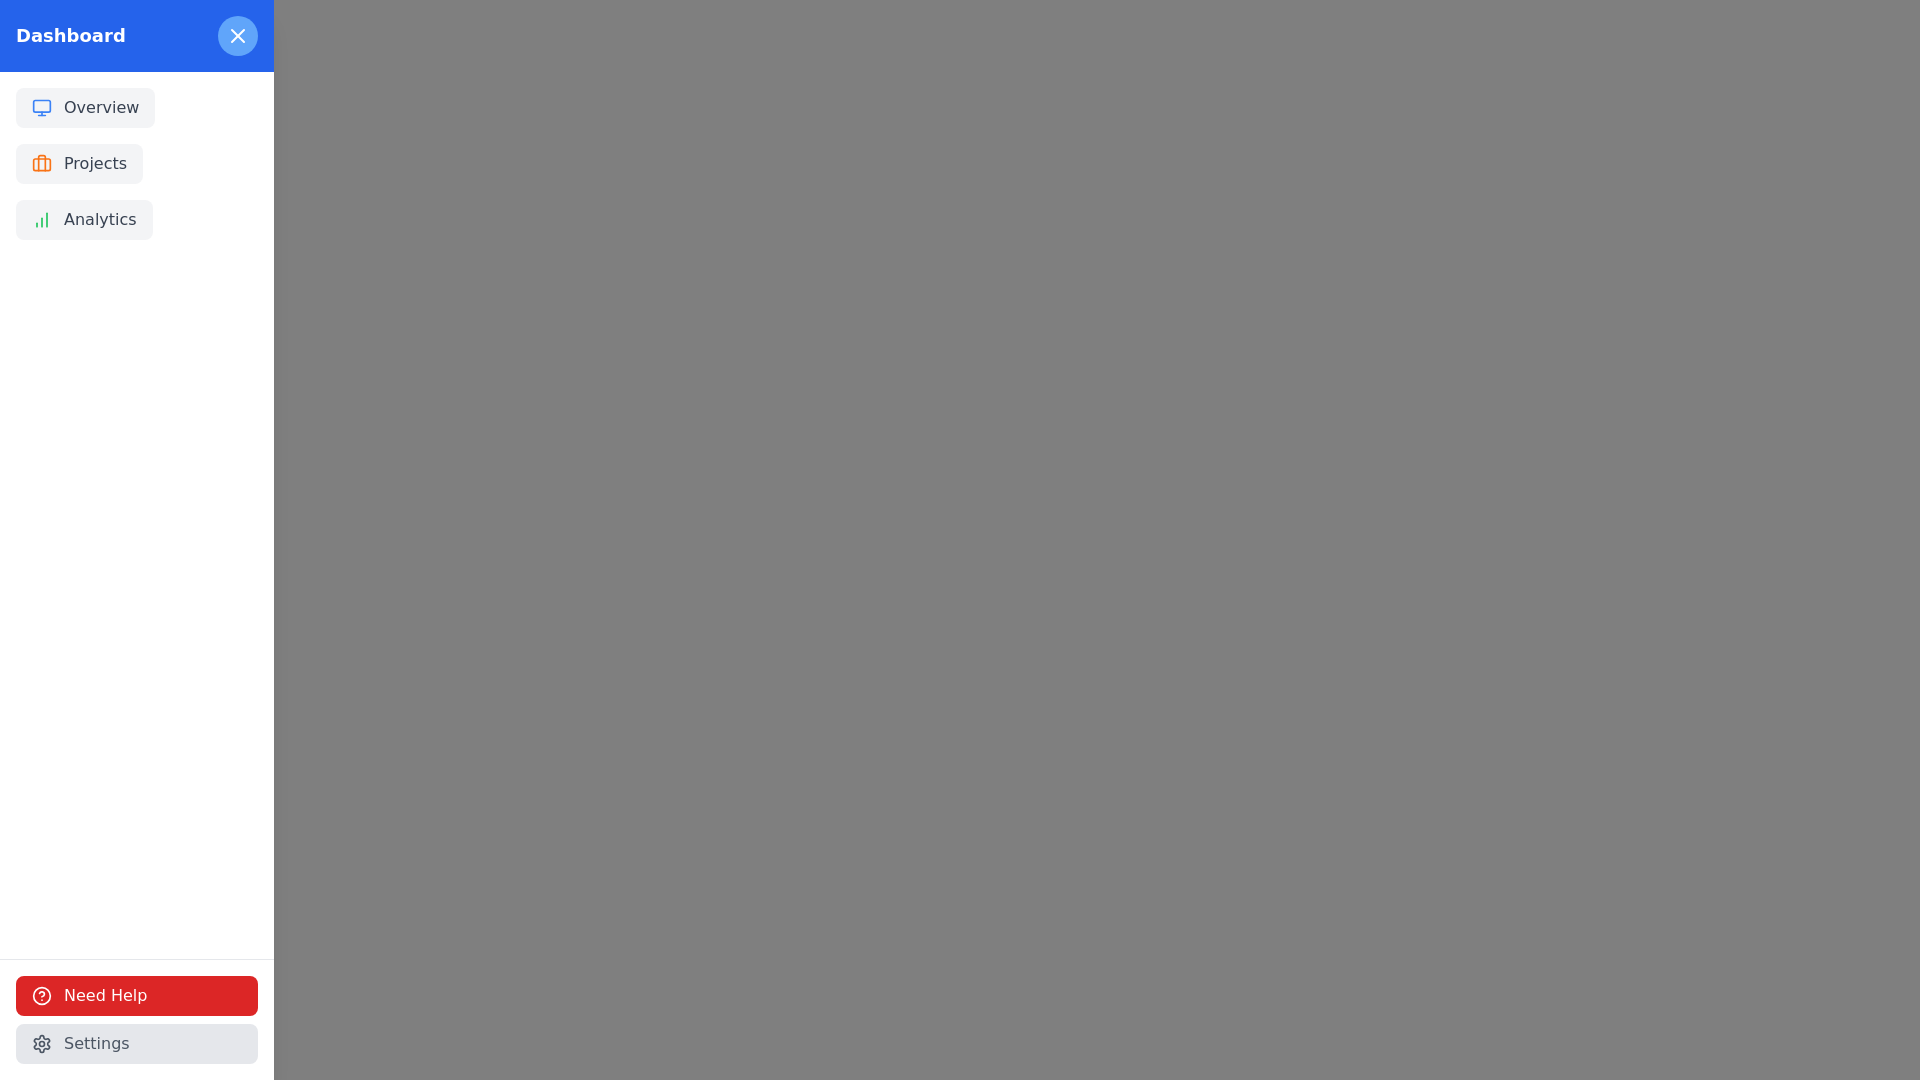  I want to click on the decorative graphical element within the SVG structure, which is located near the bottom-left corner of the interface, adjacent to the 'Need Help' button, so click(42, 995).